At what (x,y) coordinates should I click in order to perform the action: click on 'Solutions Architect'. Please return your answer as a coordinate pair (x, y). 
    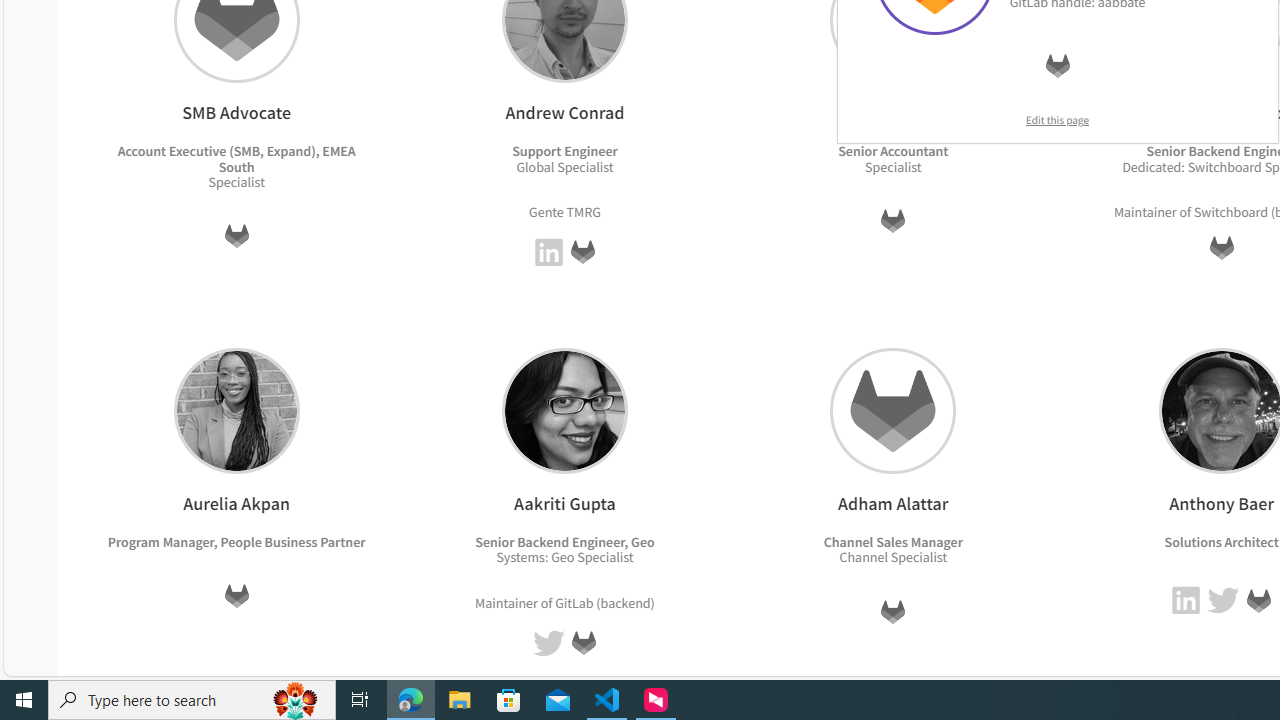
    Looking at the image, I should click on (1220, 541).